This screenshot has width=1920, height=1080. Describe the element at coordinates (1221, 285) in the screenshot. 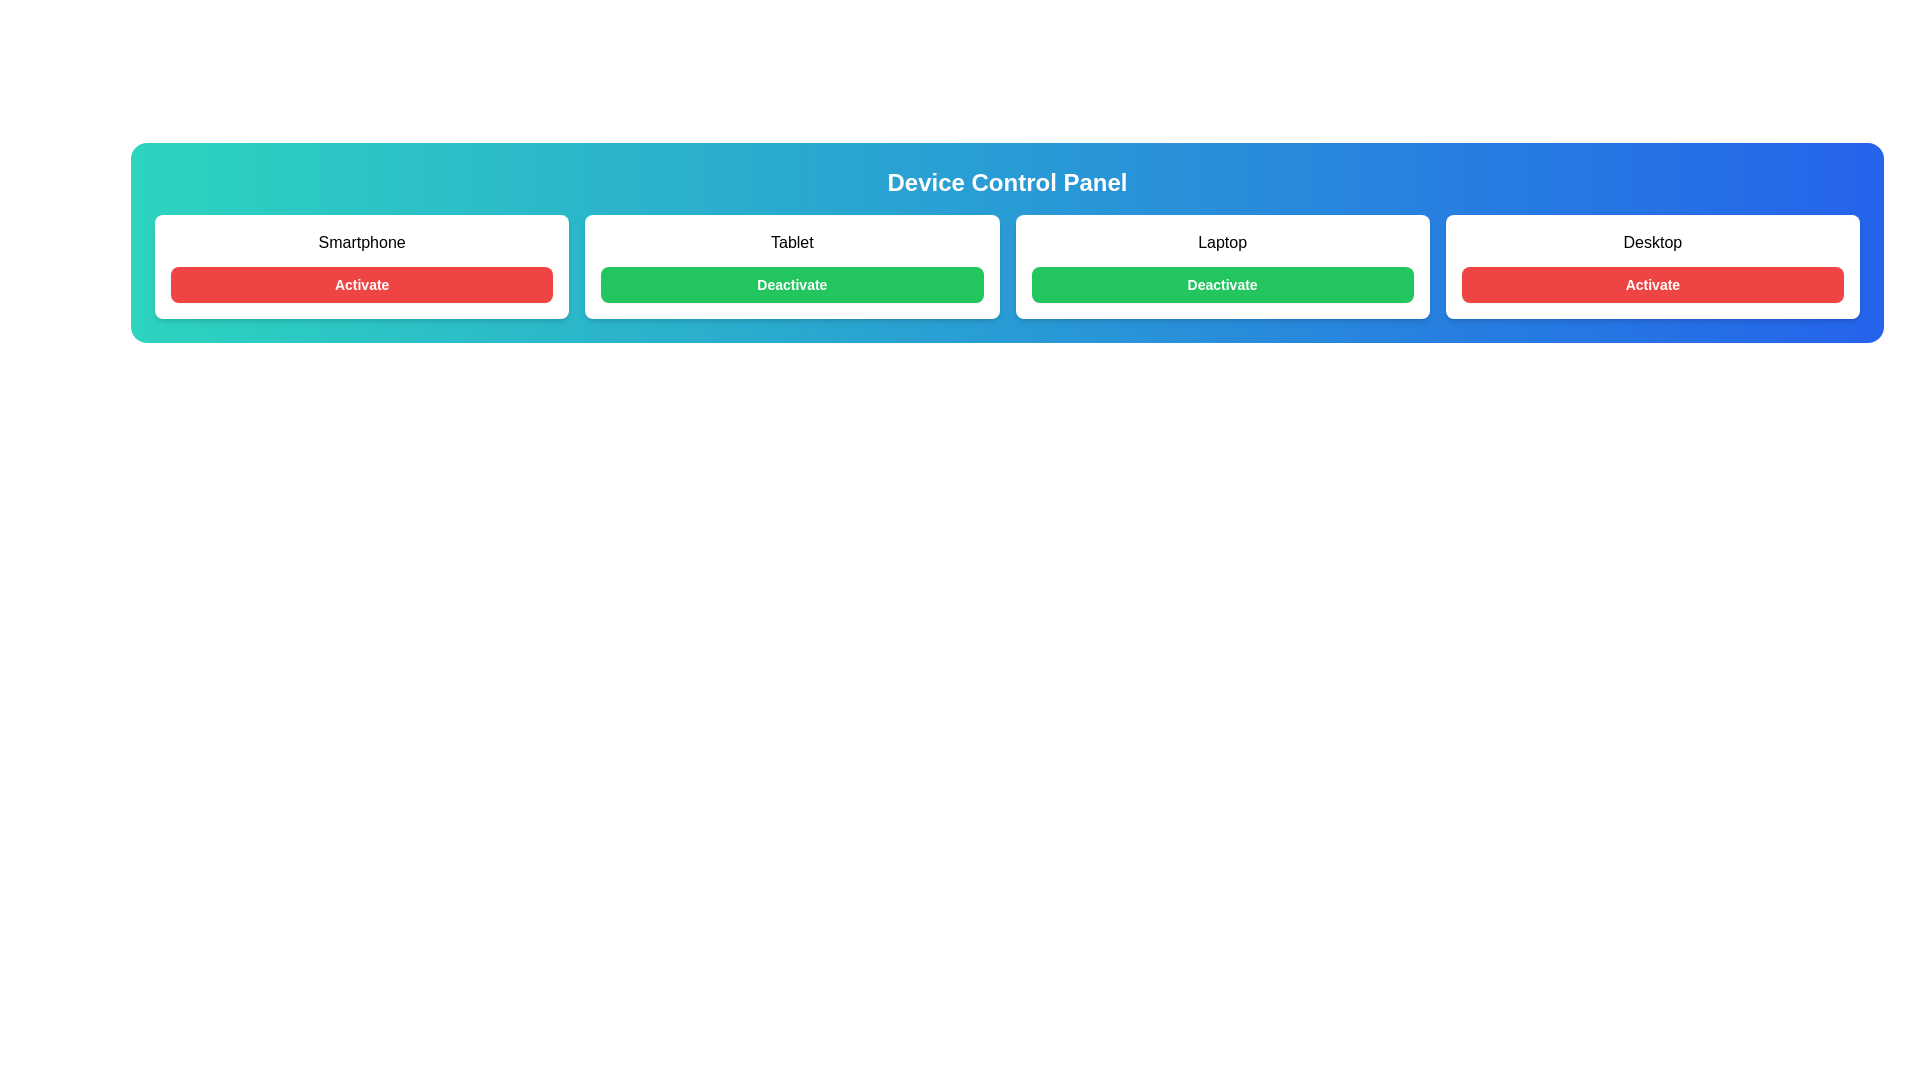

I see `the button for Laptop to observe the hover effect` at that location.